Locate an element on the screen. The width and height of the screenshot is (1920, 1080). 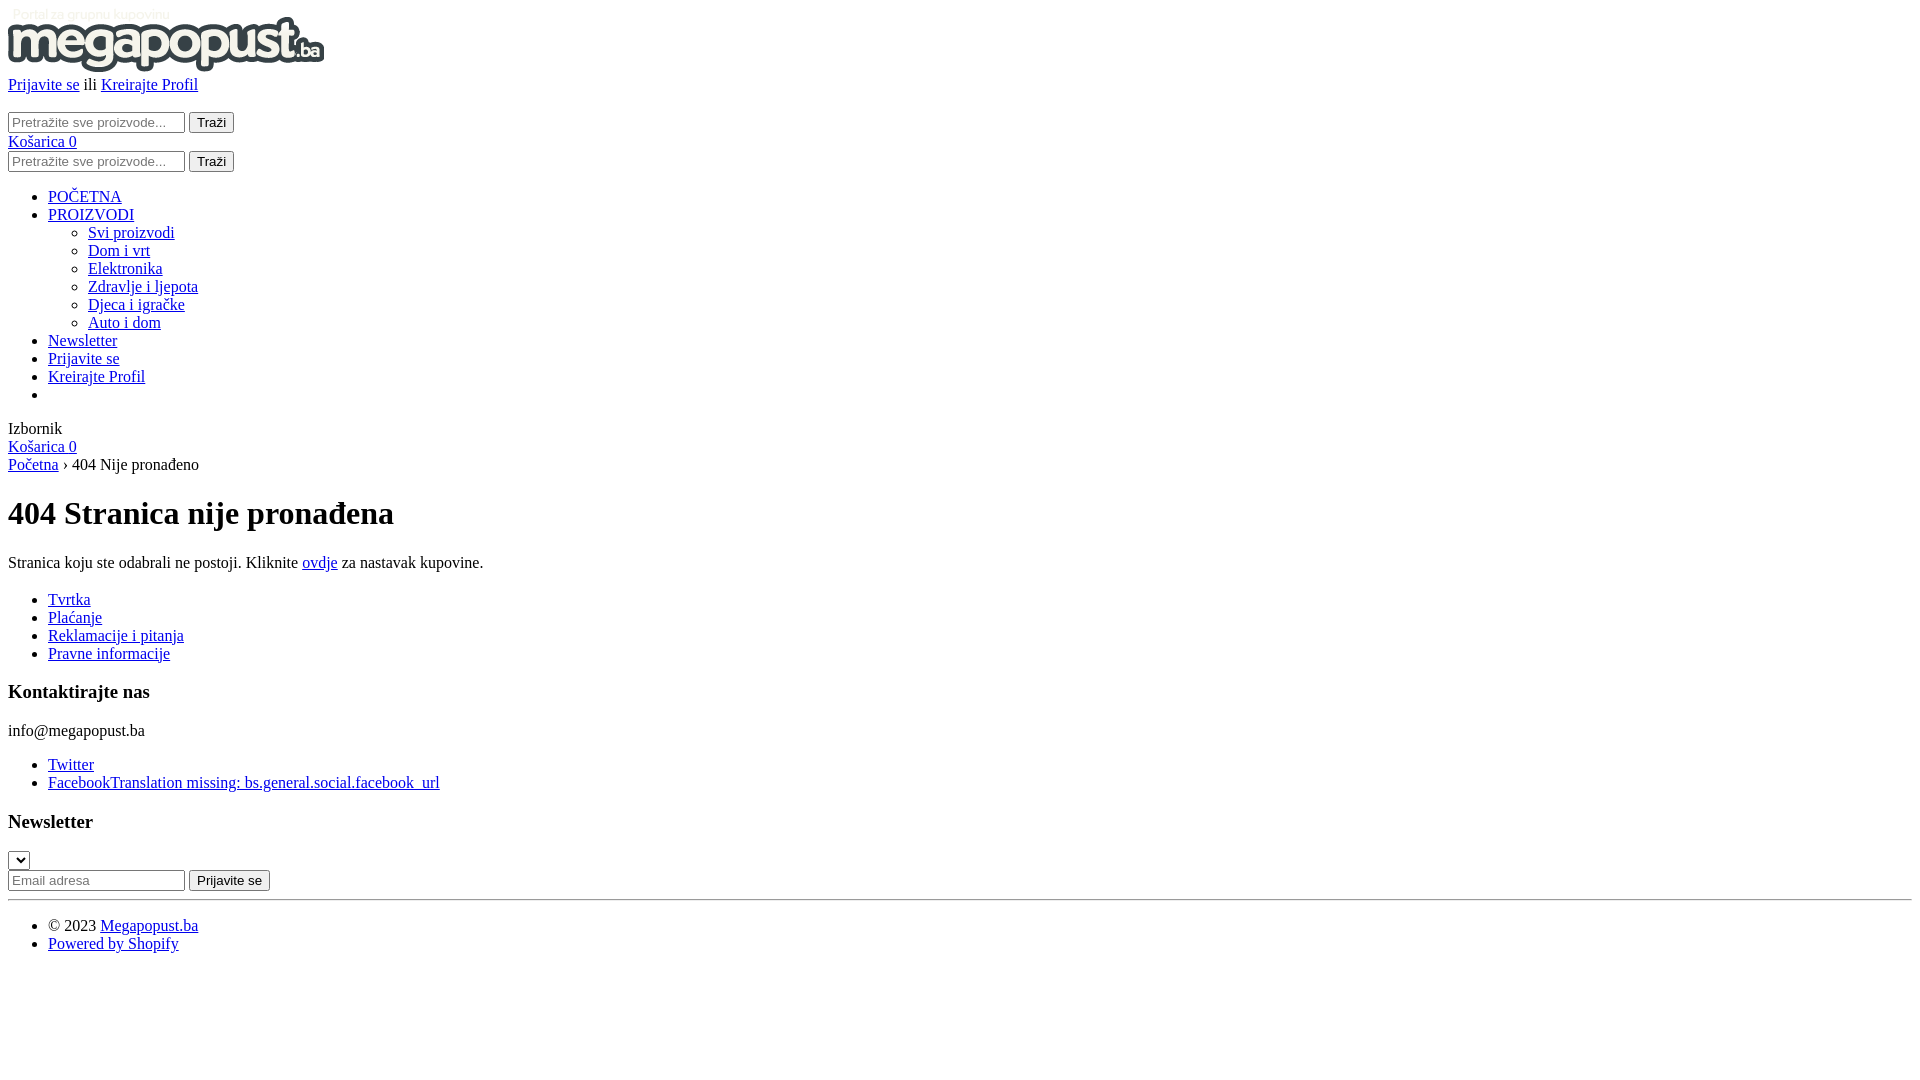
'Powered by Shopify' is located at coordinates (112, 943).